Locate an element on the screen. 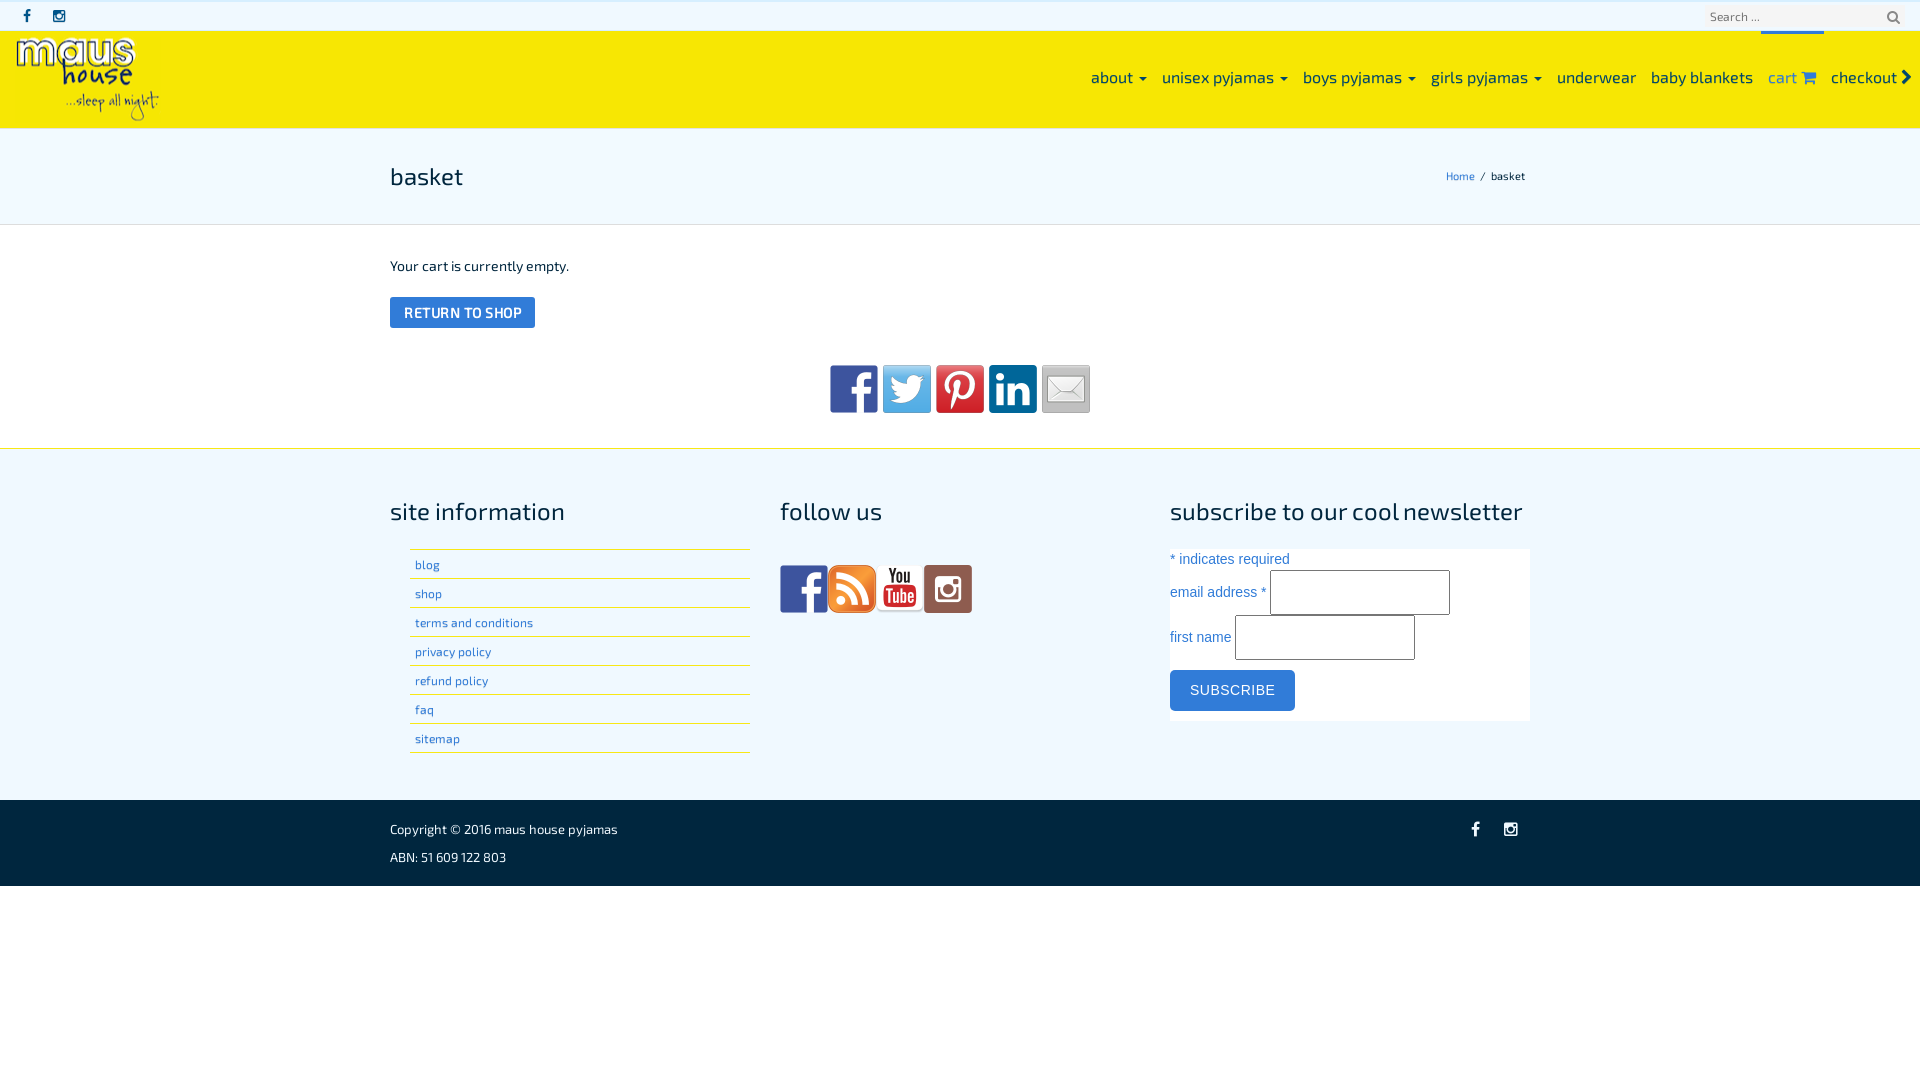 This screenshot has width=1920, height=1080. 'RETURN TO SHOP' is located at coordinates (389, 312).